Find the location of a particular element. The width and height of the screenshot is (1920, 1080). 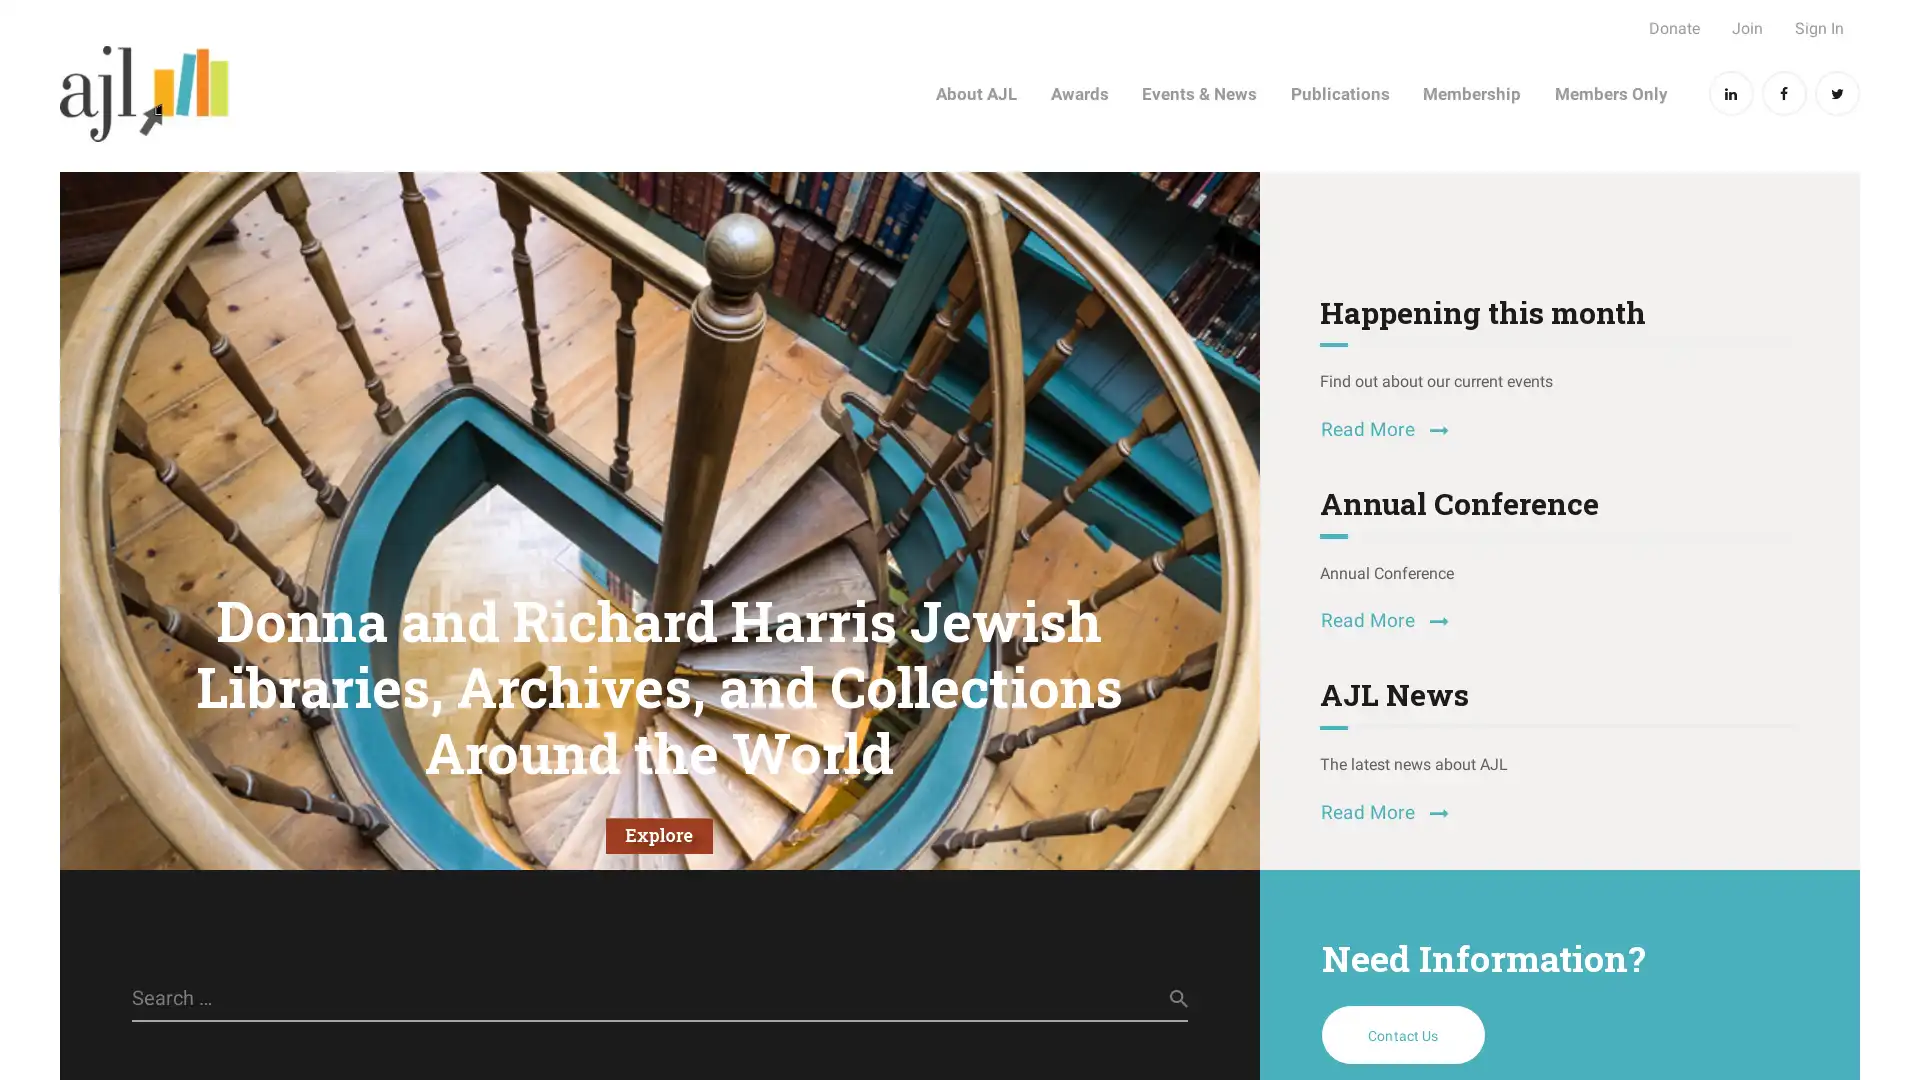

Search is located at coordinates (1160, 999).